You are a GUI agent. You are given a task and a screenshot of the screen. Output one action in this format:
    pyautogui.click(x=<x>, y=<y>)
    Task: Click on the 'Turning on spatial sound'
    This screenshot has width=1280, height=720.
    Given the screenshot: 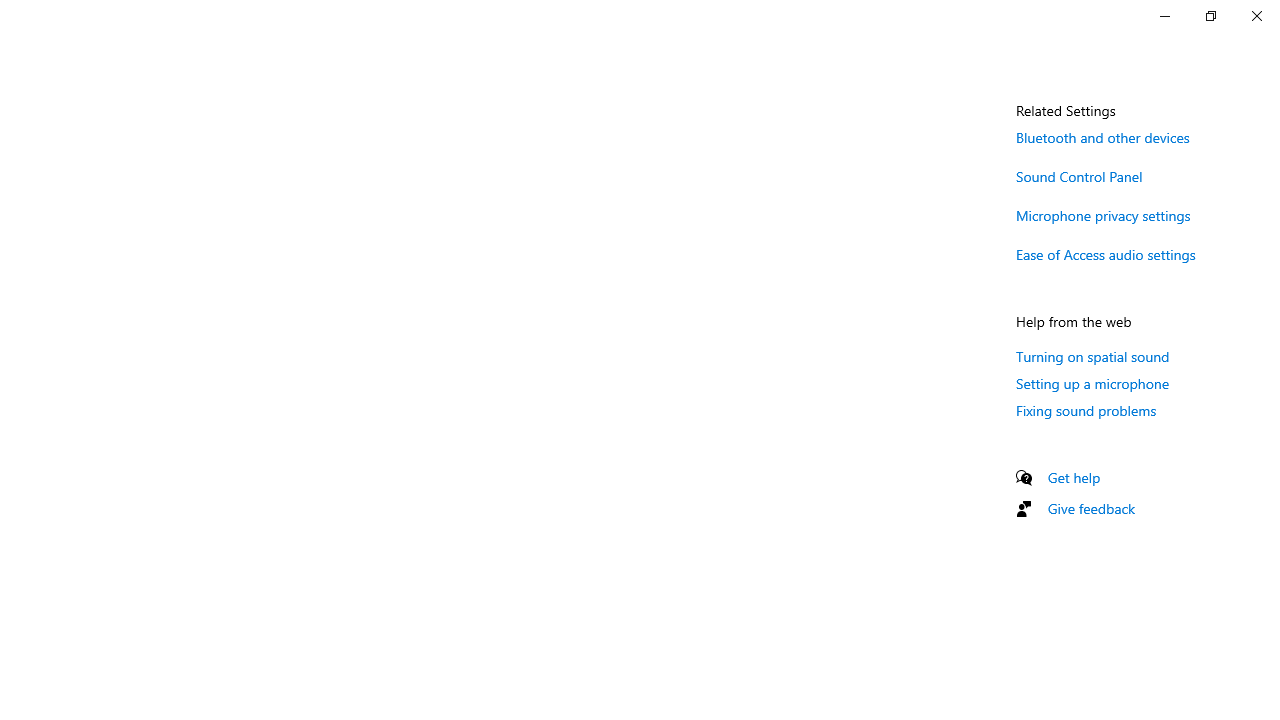 What is the action you would take?
    pyautogui.click(x=1092, y=355)
    